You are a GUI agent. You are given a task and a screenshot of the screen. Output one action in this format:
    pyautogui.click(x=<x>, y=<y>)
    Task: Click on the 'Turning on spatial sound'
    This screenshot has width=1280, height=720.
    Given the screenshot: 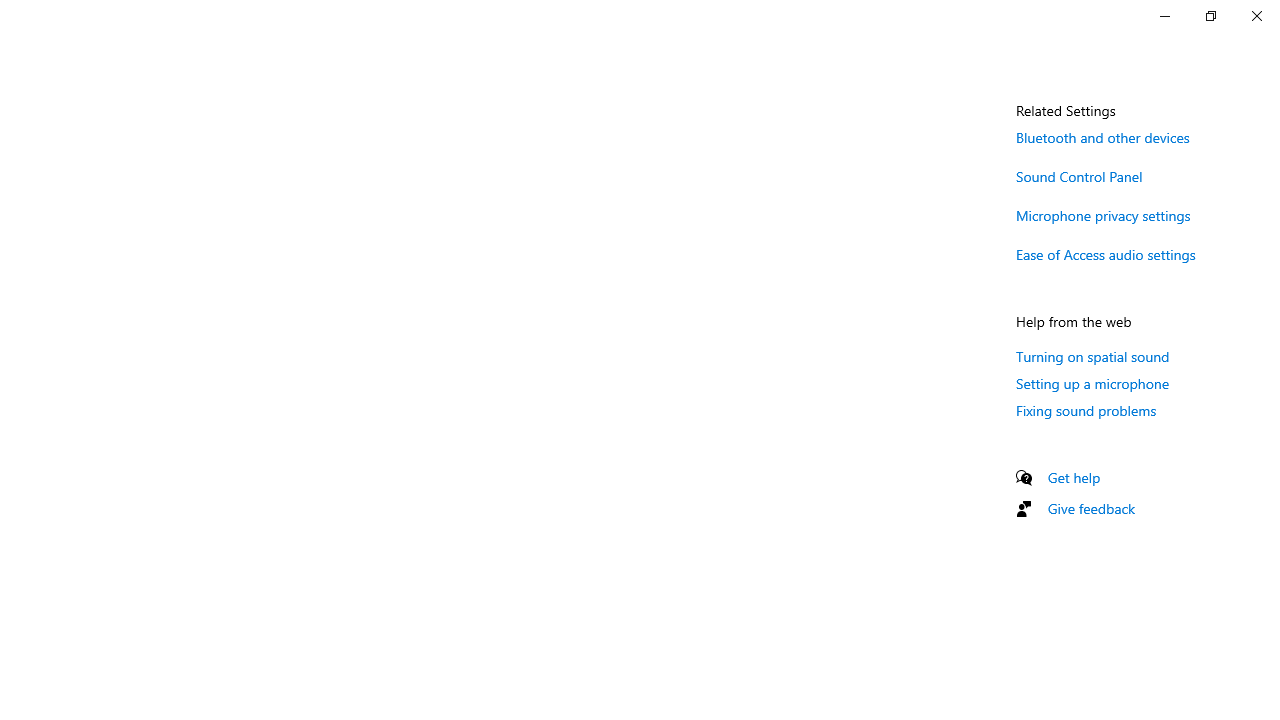 What is the action you would take?
    pyautogui.click(x=1092, y=355)
    